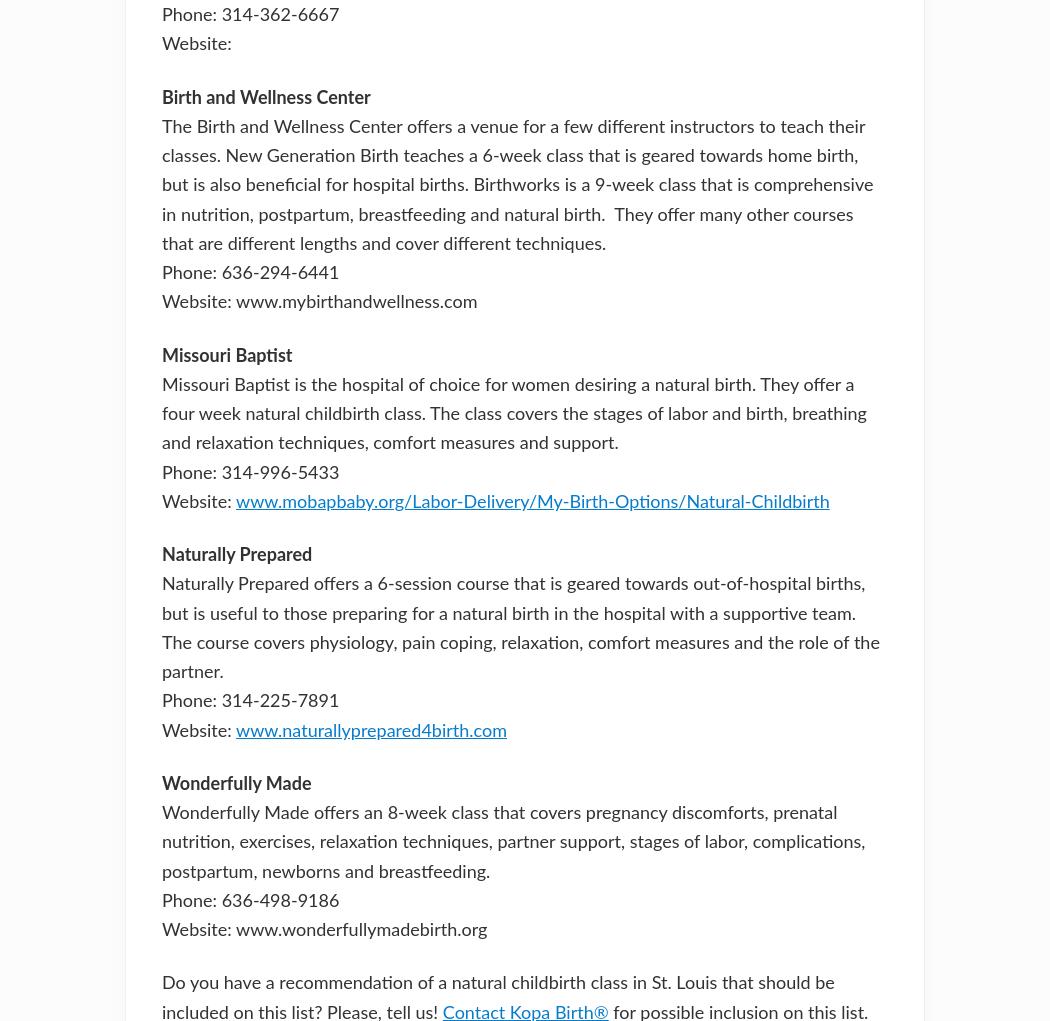  What do you see at coordinates (227, 356) in the screenshot?
I see `'Missouri Baptist'` at bounding box center [227, 356].